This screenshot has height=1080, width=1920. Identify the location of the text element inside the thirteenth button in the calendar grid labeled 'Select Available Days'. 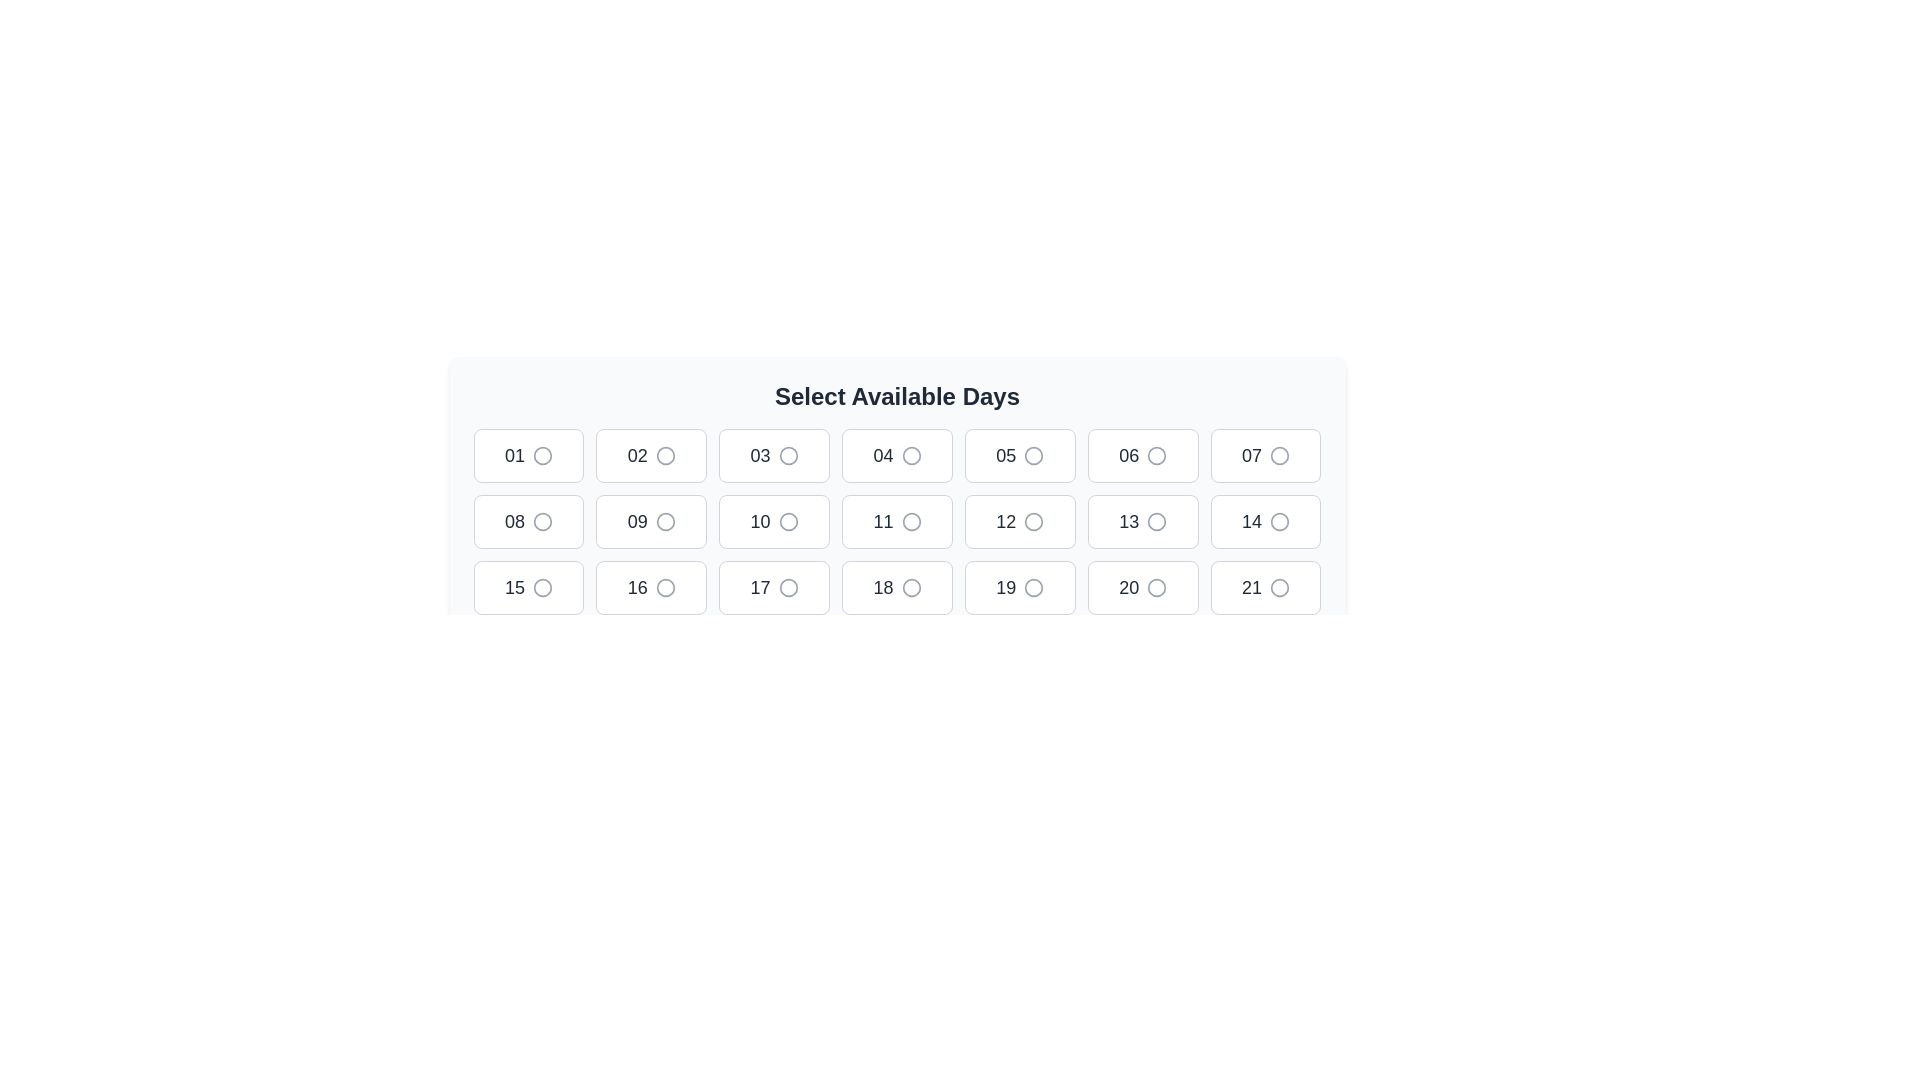
(1129, 520).